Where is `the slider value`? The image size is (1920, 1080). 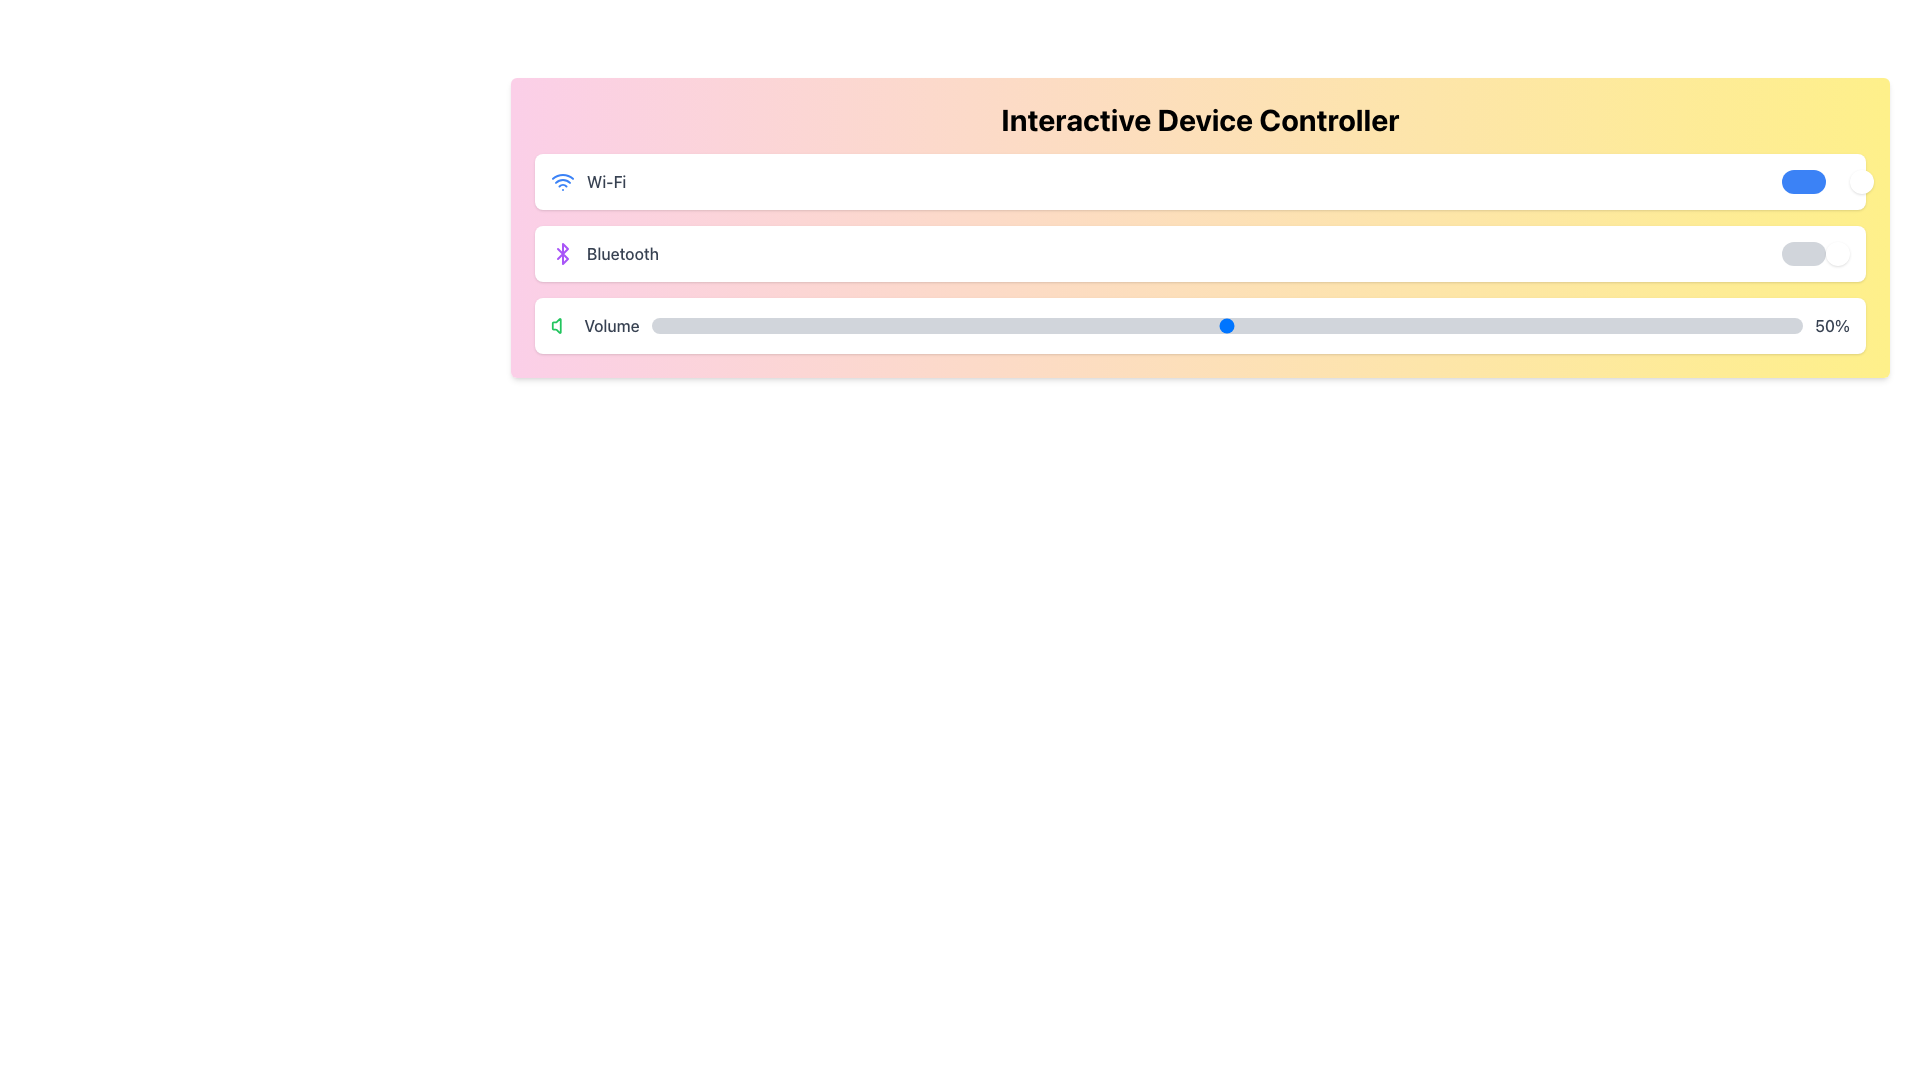
the slider value is located at coordinates (985, 316).